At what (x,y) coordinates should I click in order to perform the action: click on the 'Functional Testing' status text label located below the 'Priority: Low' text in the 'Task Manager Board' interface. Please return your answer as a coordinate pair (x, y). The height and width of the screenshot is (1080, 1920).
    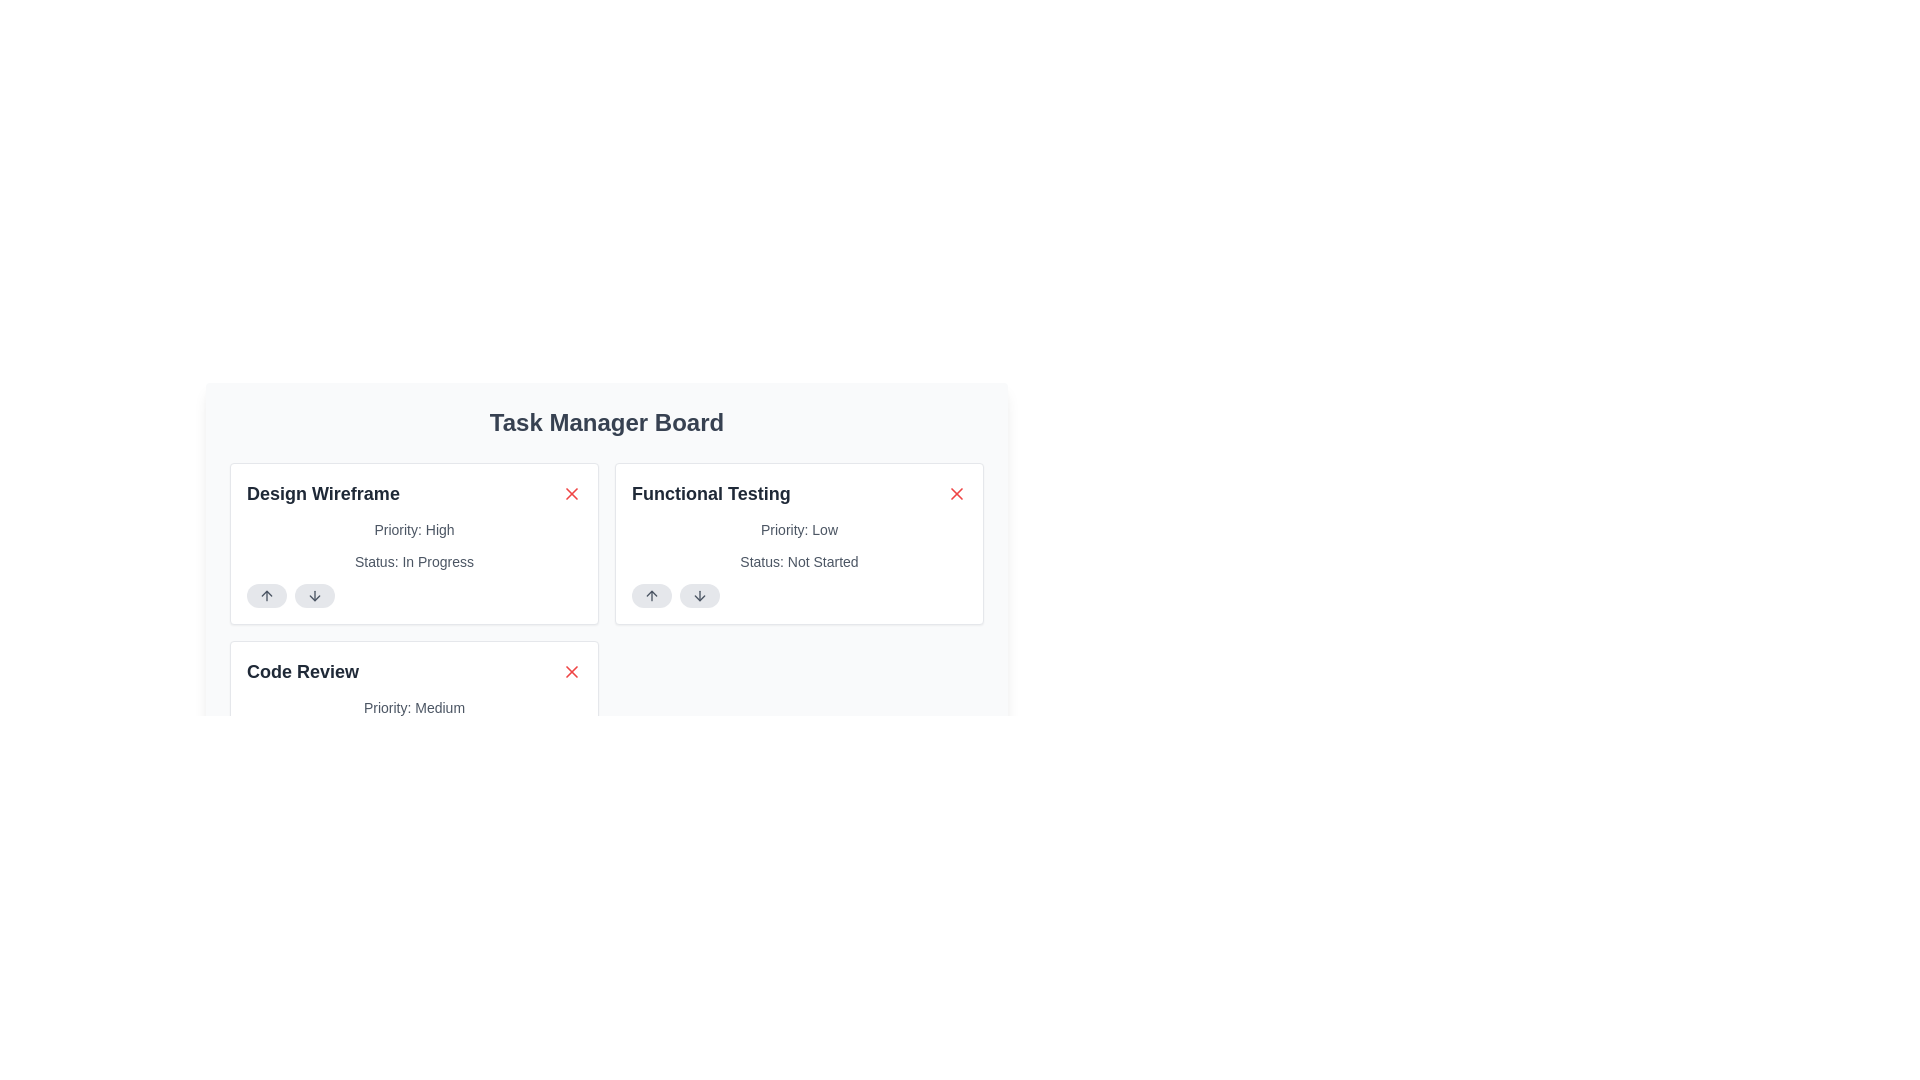
    Looking at the image, I should click on (798, 562).